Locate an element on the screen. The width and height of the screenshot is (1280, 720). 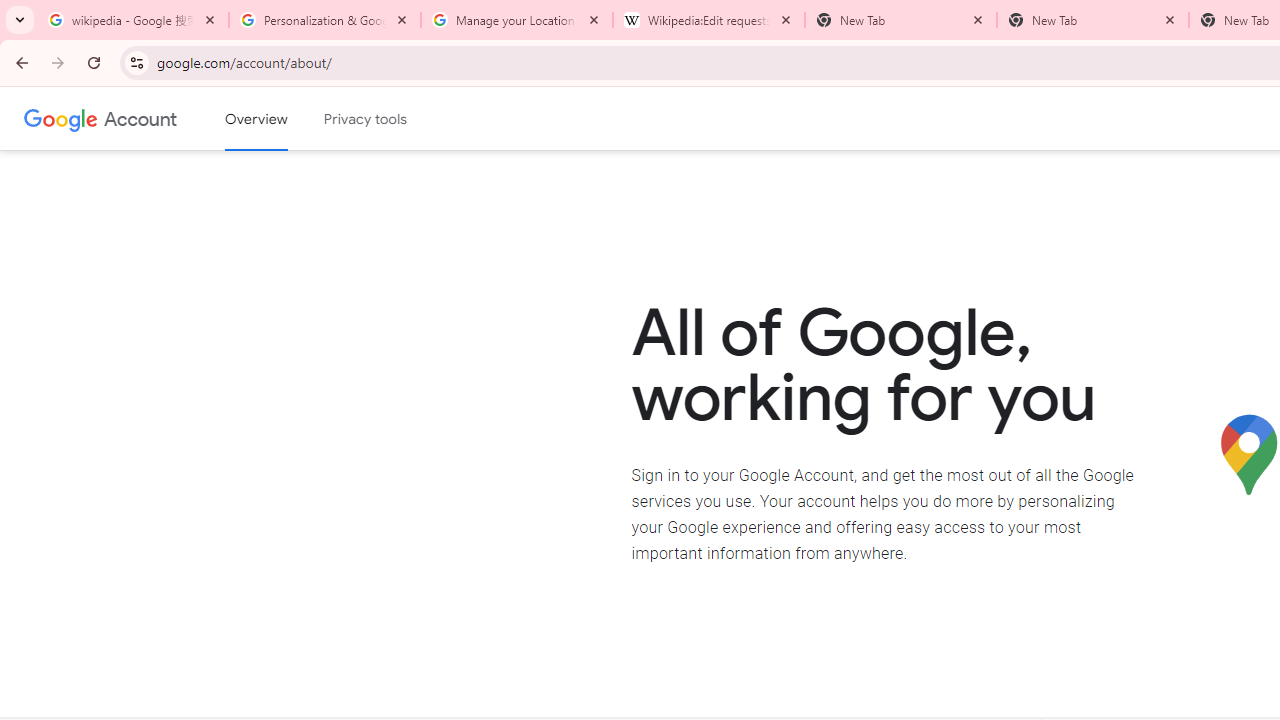
'Google Account' is located at coordinates (139, 118).